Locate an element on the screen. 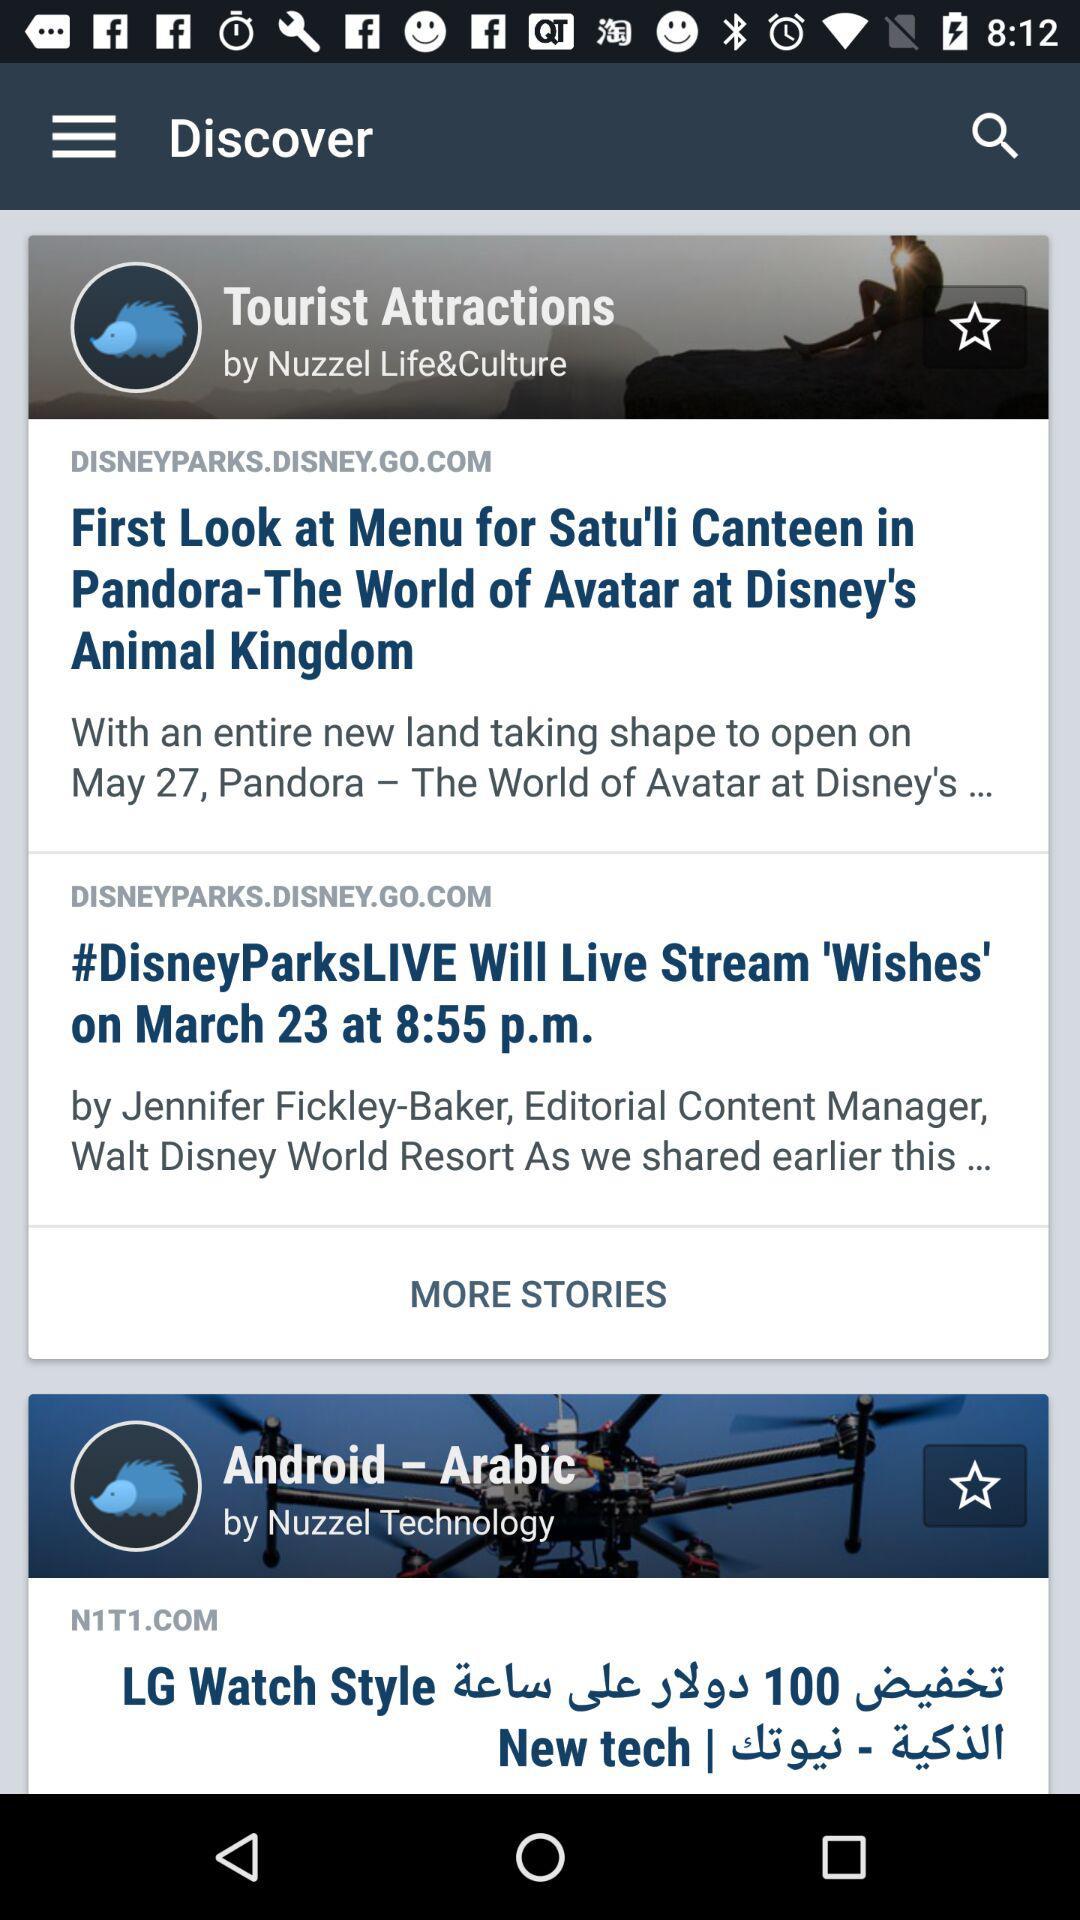 This screenshot has width=1080, height=1920. open app menu is located at coordinates (104, 135).